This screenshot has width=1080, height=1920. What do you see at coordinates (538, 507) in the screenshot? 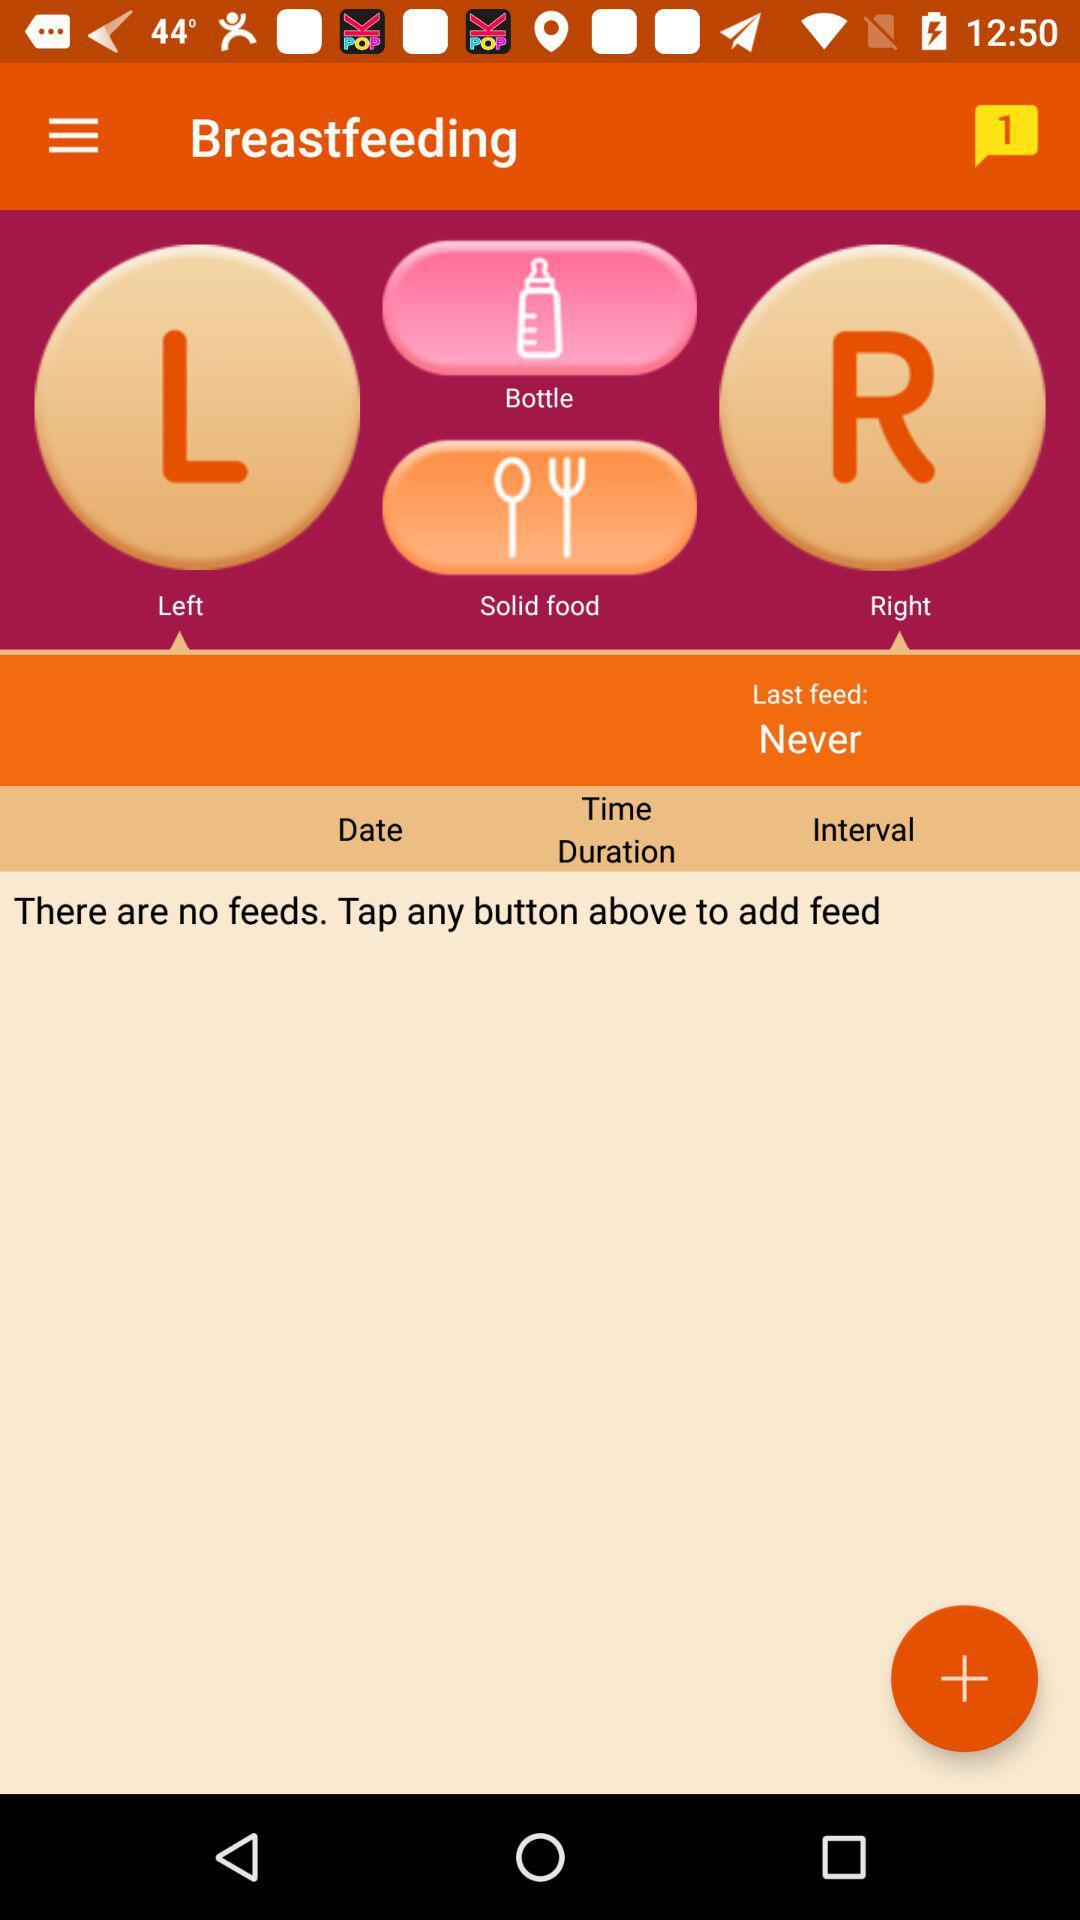
I see `the sliders icon` at bounding box center [538, 507].